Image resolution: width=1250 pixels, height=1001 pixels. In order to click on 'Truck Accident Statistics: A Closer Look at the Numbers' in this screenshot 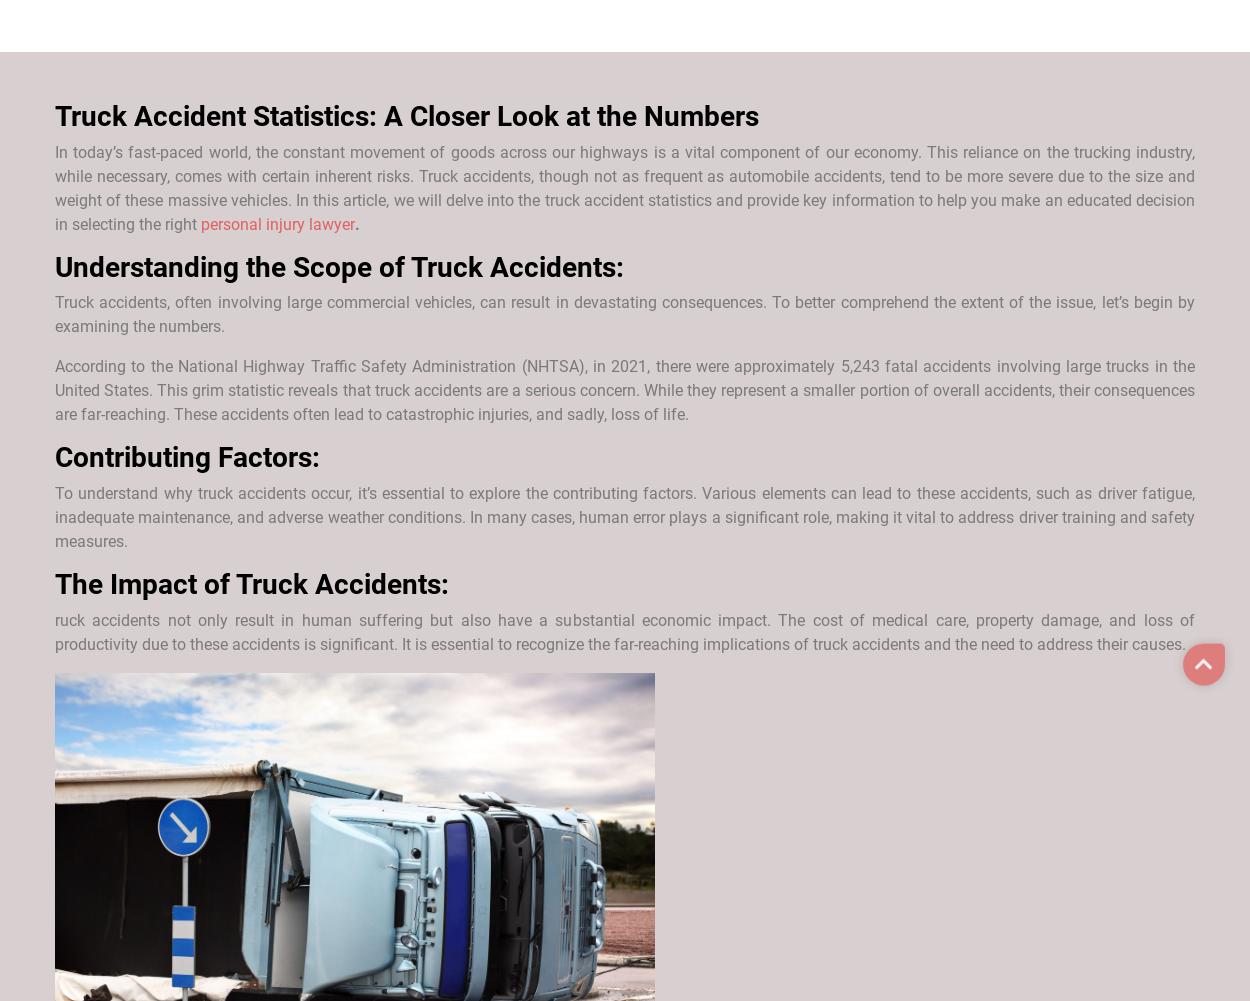, I will do `click(407, 114)`.